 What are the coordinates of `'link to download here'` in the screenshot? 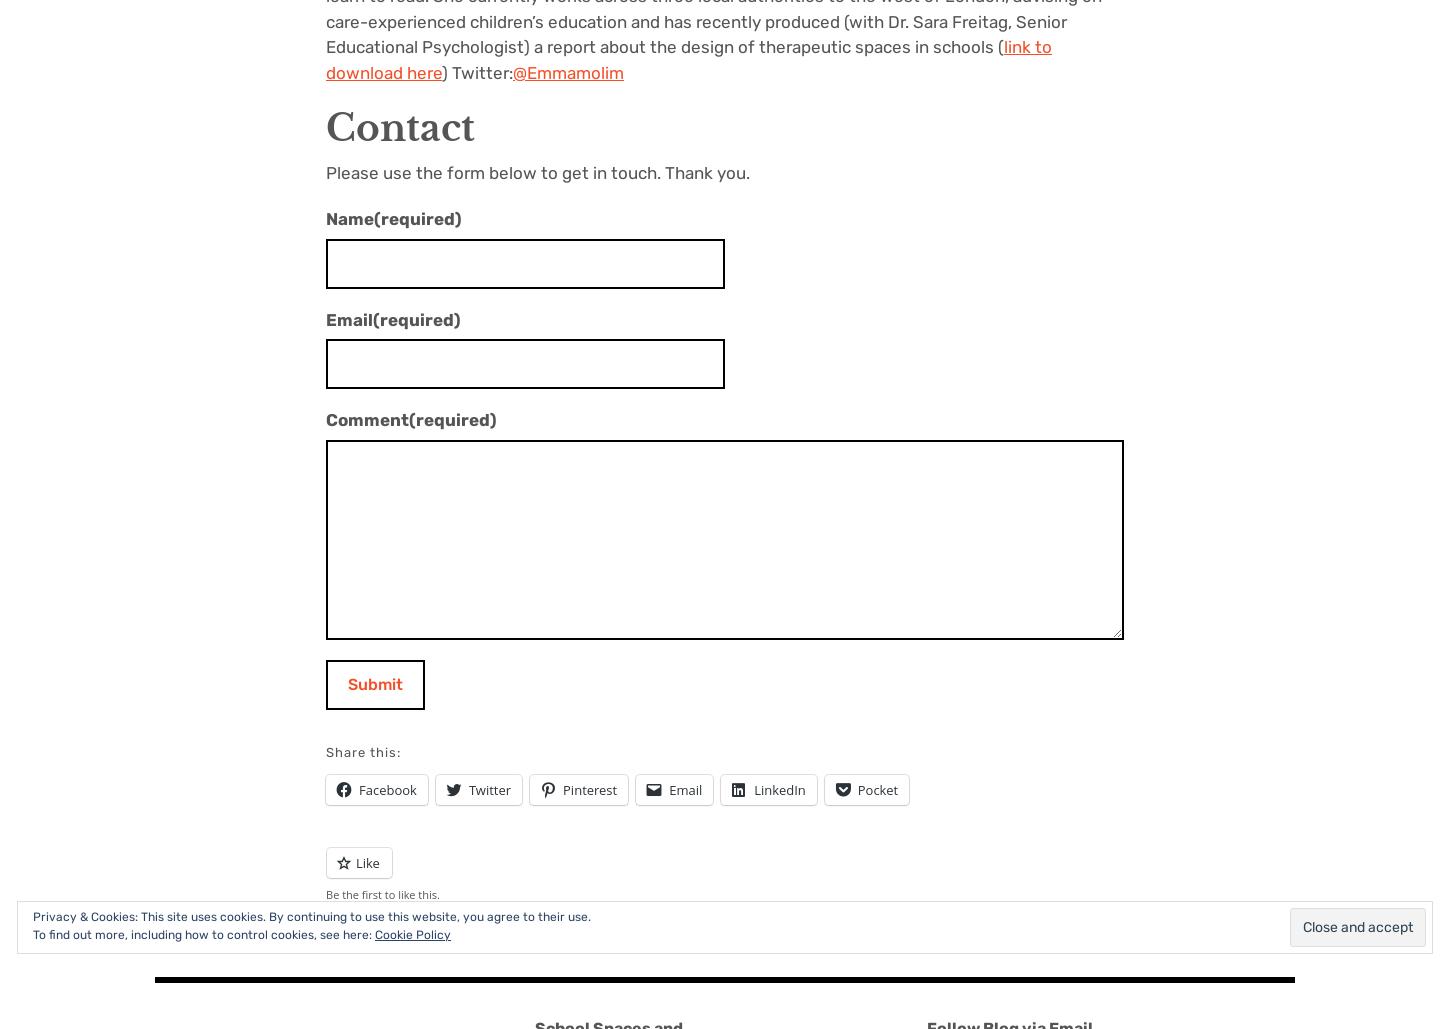 It's located at (688, 59).